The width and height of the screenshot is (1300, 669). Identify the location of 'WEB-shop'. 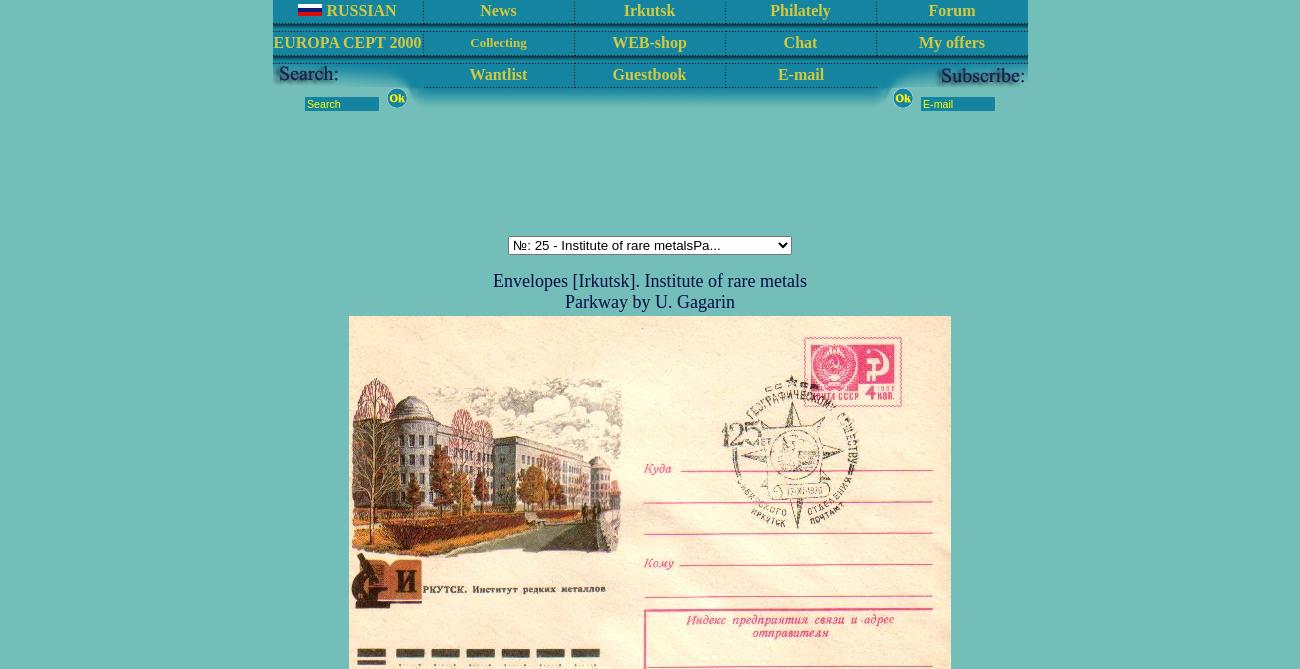
(648, 41).